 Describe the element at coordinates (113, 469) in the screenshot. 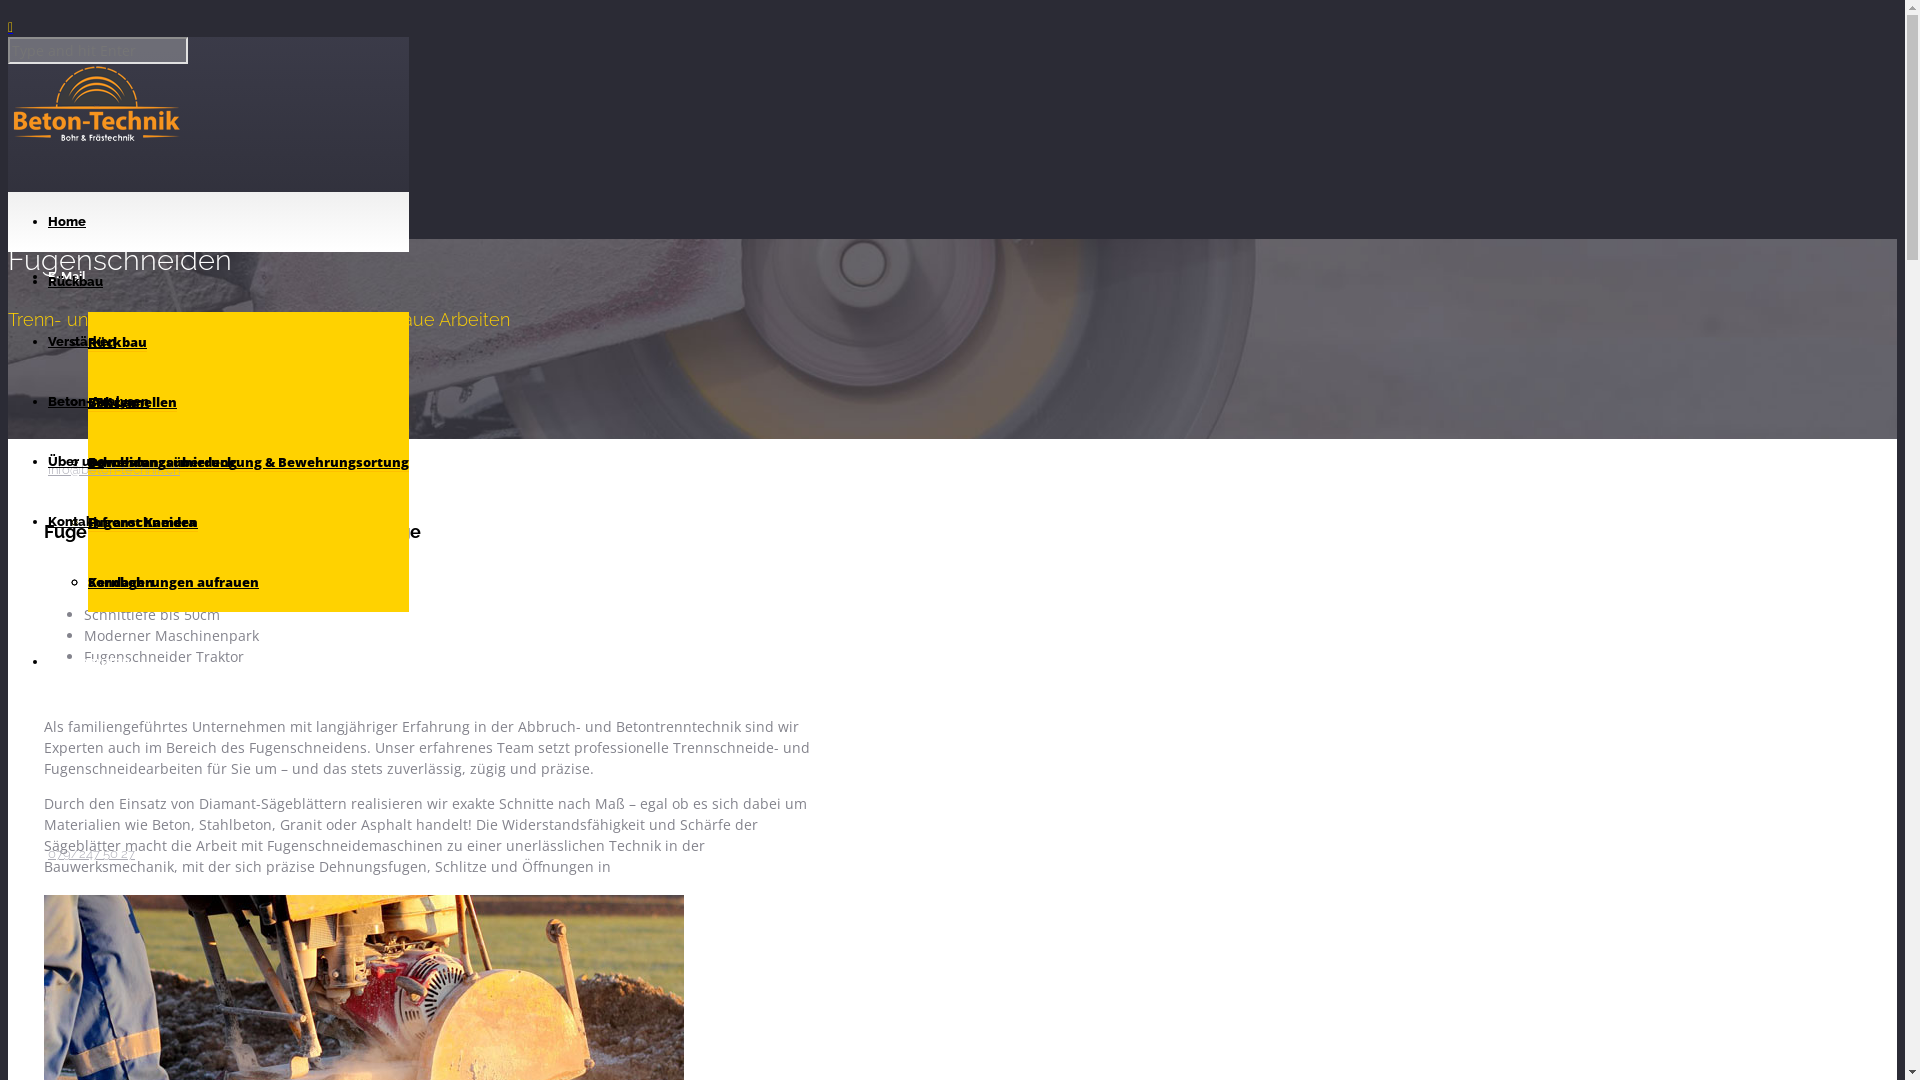

I see `'info@beton-technik.ch'` at that location.